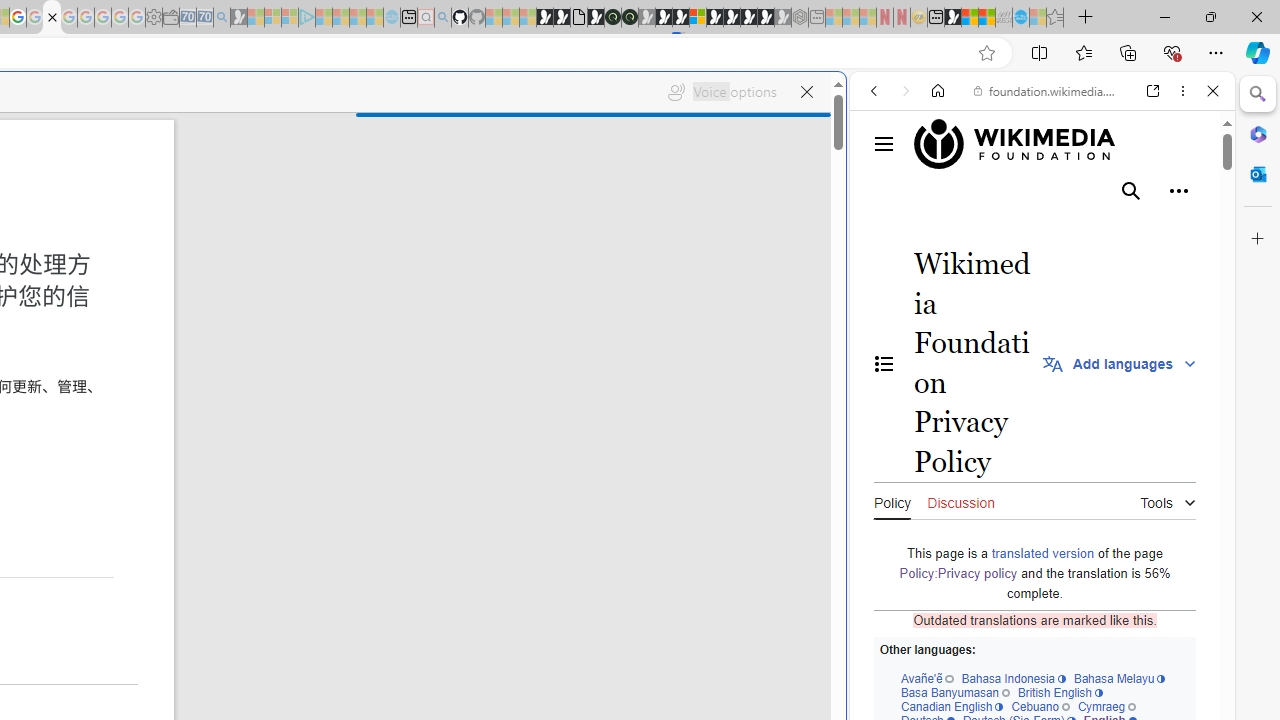 This screenshot has width=1280, height=720. I want to click on 'Wallet - Sleeping', so click(170, 17).